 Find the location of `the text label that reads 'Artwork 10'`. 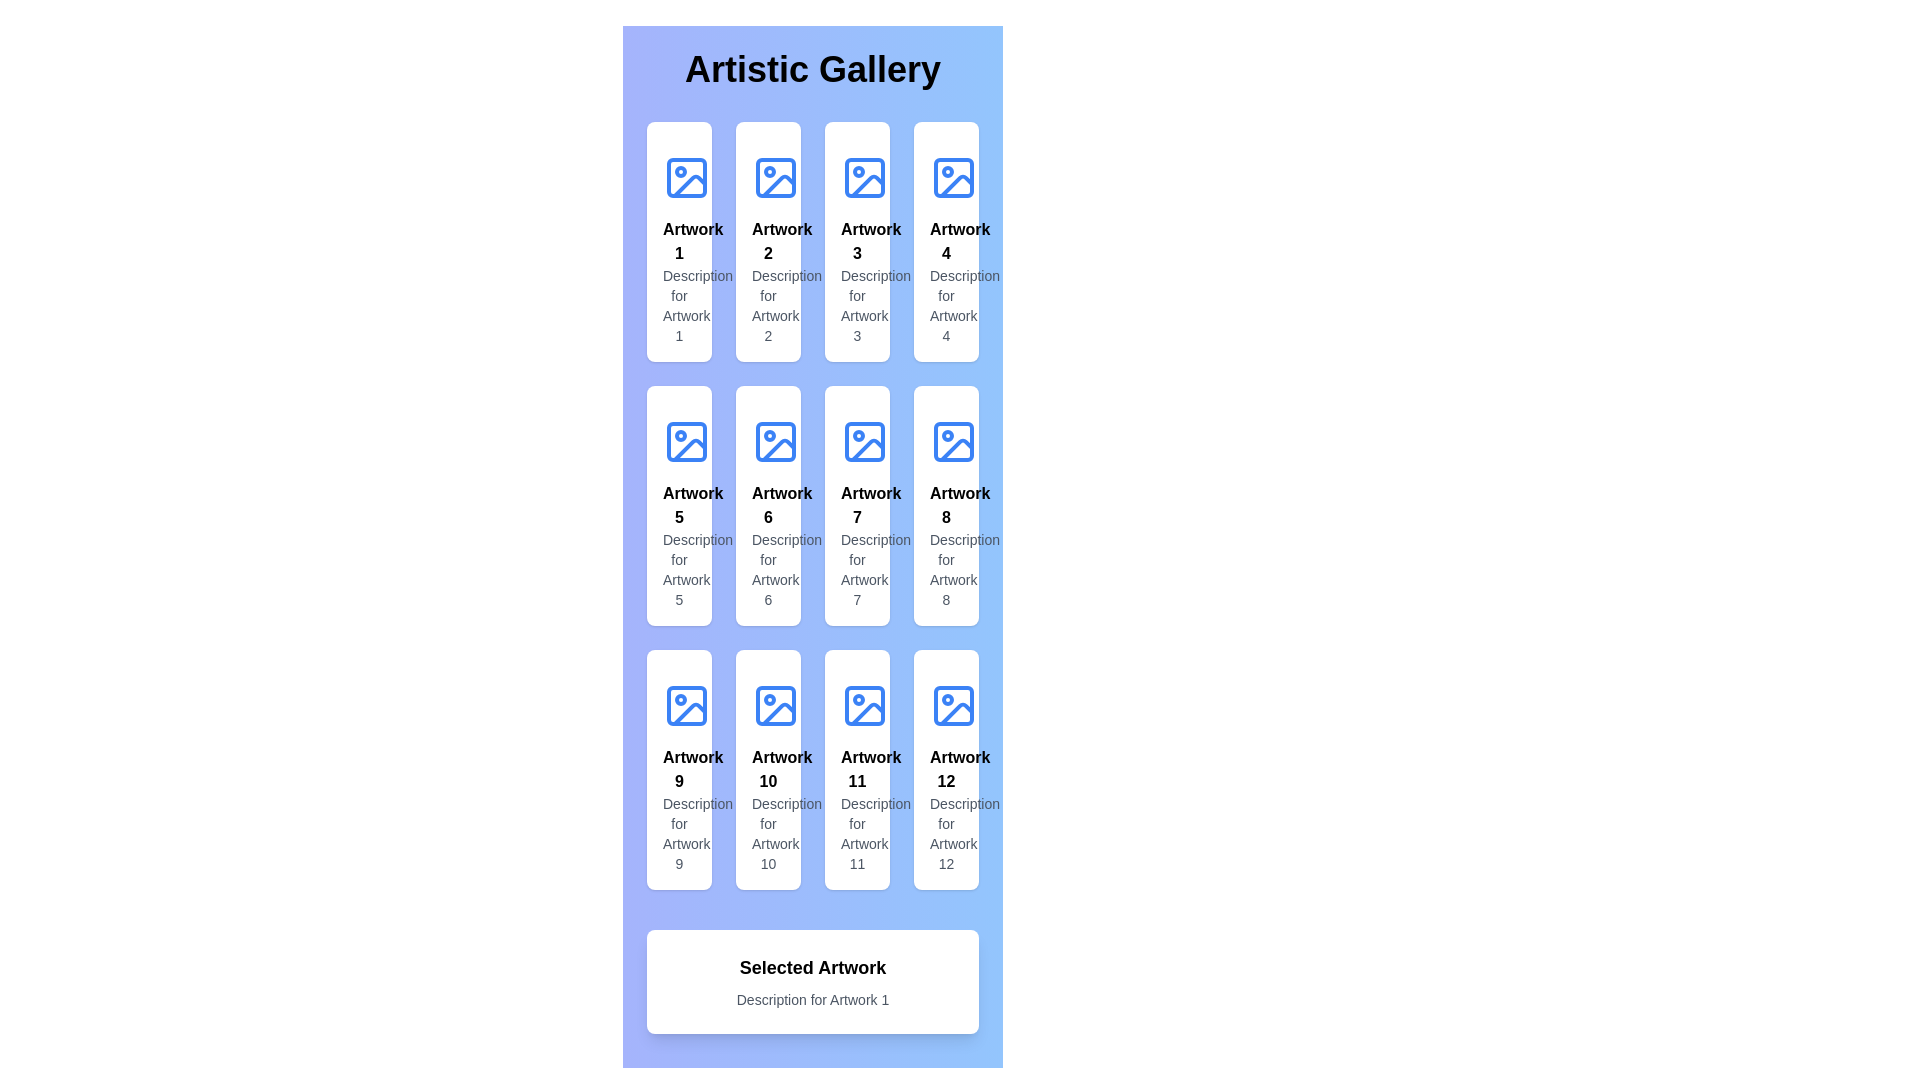

the text label that reads 'Artwork 10' is located at coordinates (767, 769).